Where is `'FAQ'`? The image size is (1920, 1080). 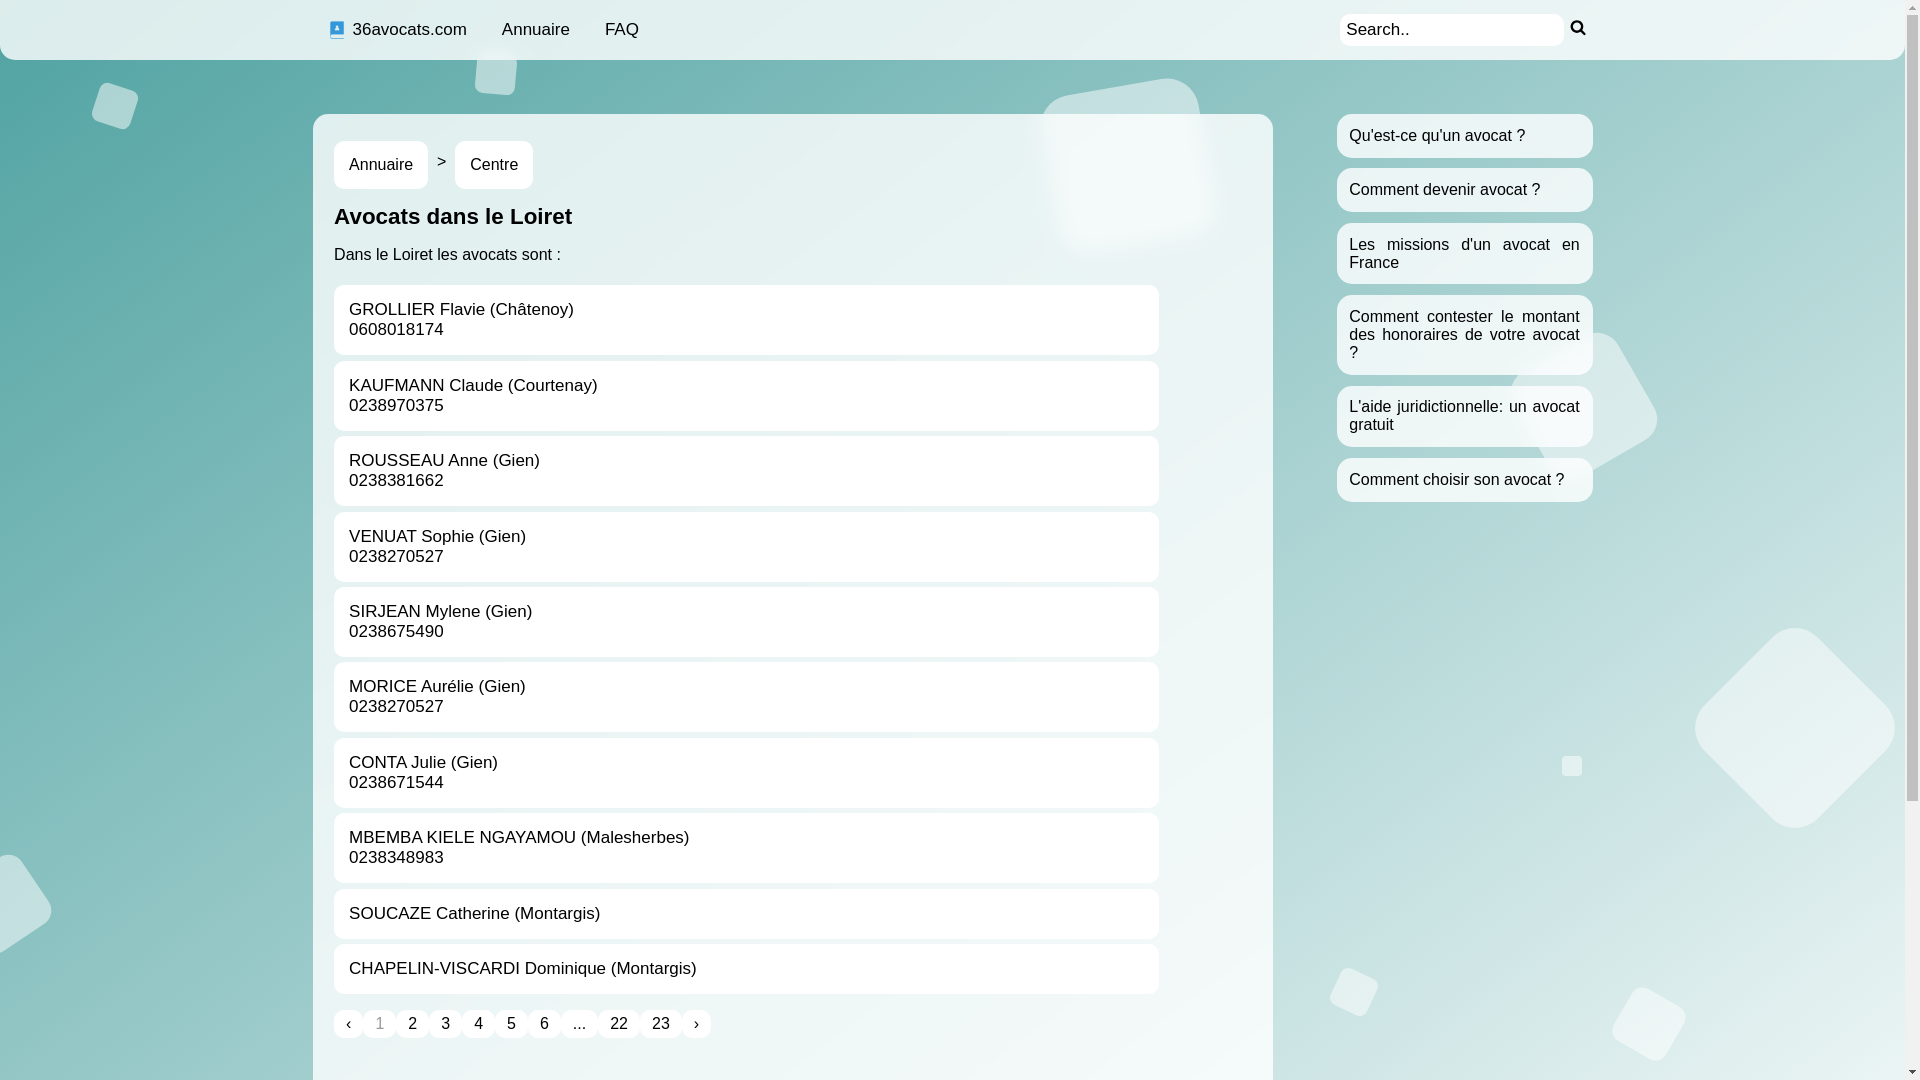 'FAQ' is located at coordinates (621, 30).